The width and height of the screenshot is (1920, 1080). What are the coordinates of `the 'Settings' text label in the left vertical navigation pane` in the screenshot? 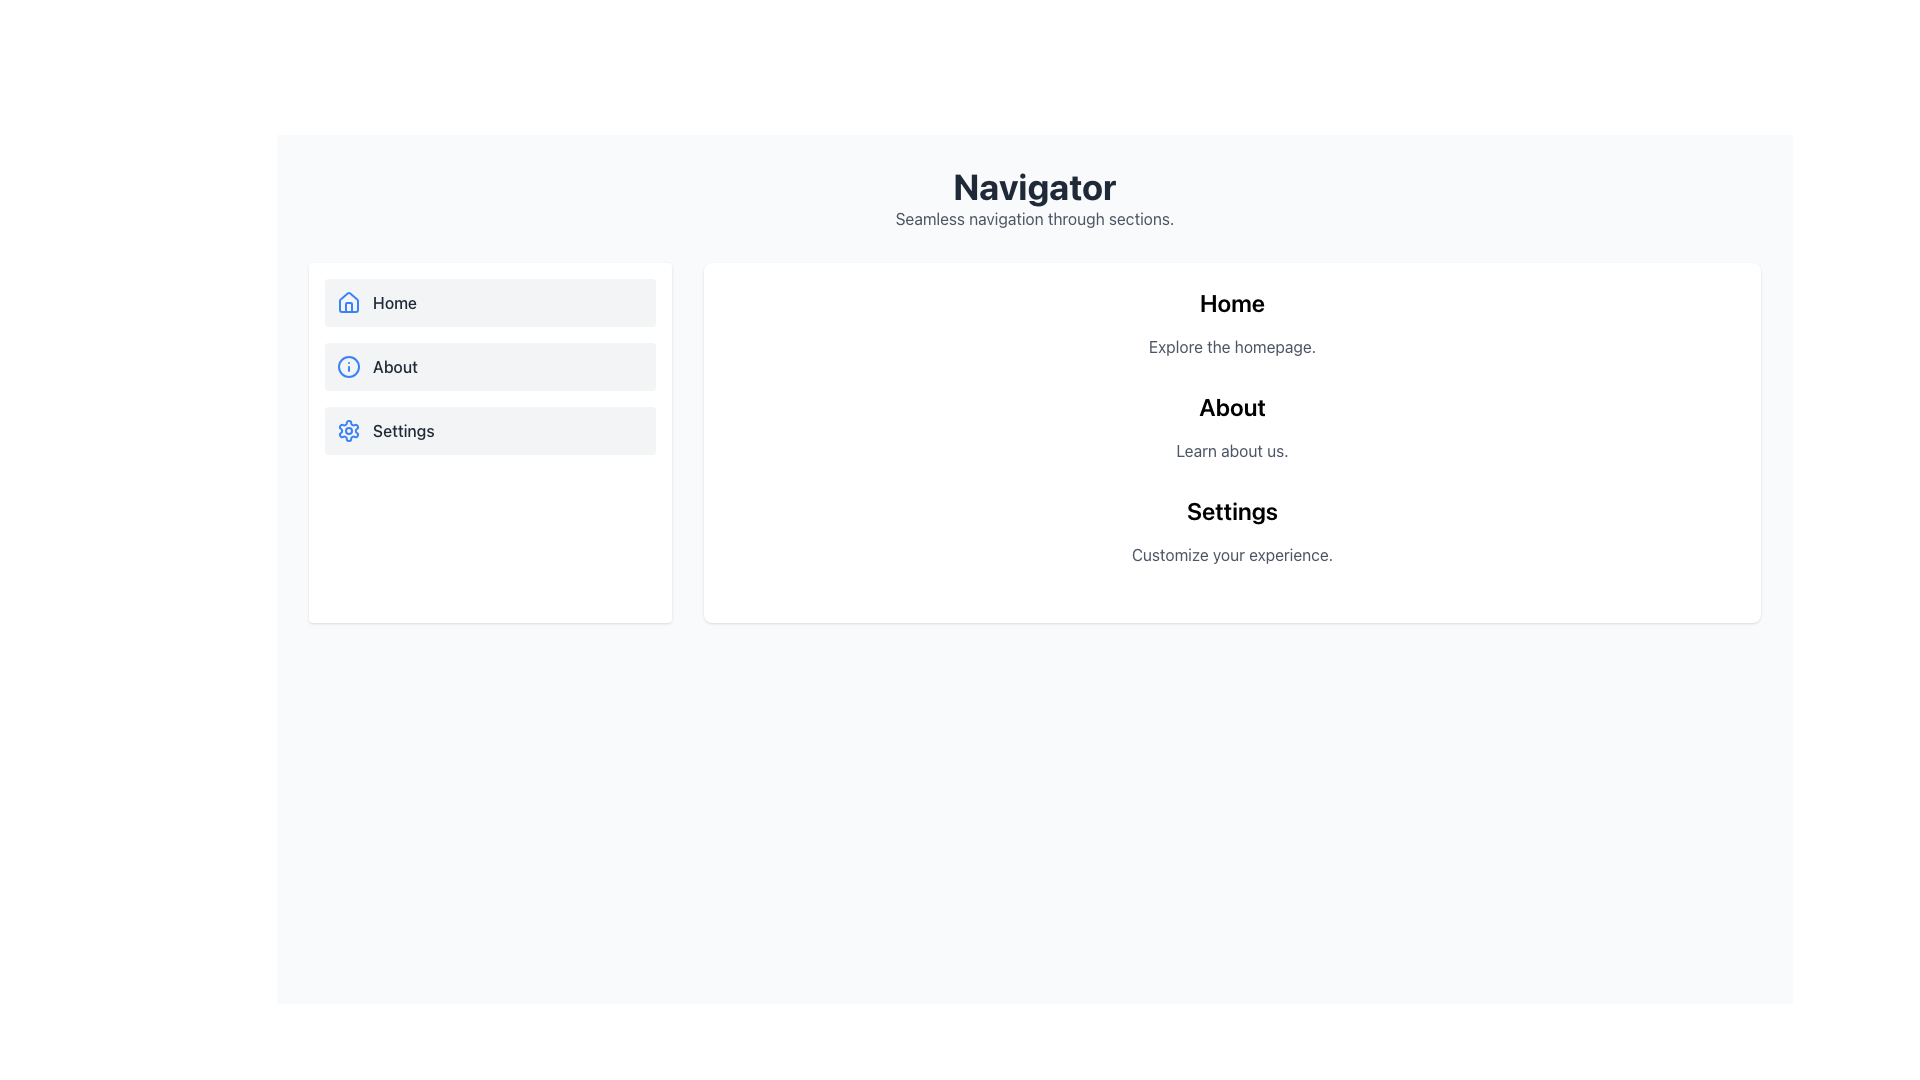 It's located at (402, 430).